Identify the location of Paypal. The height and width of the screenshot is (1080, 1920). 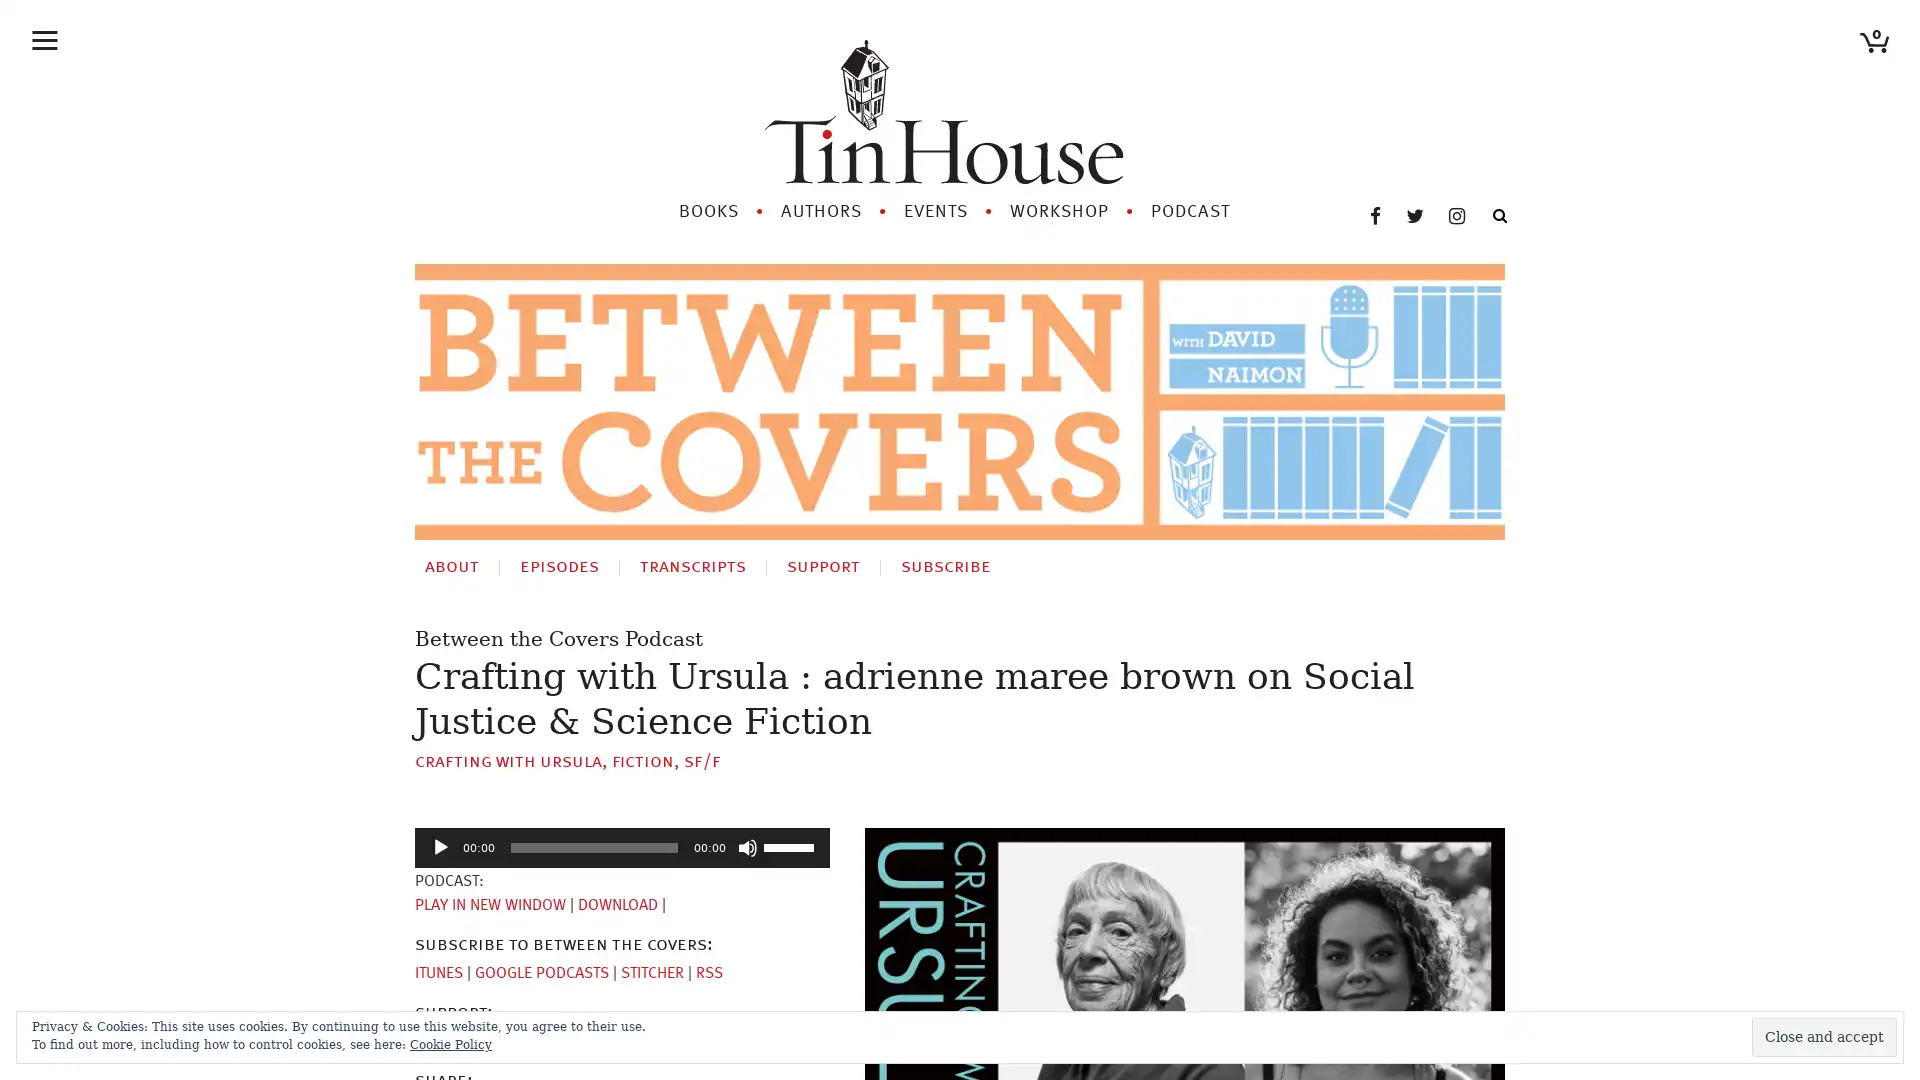
(512, 1040).